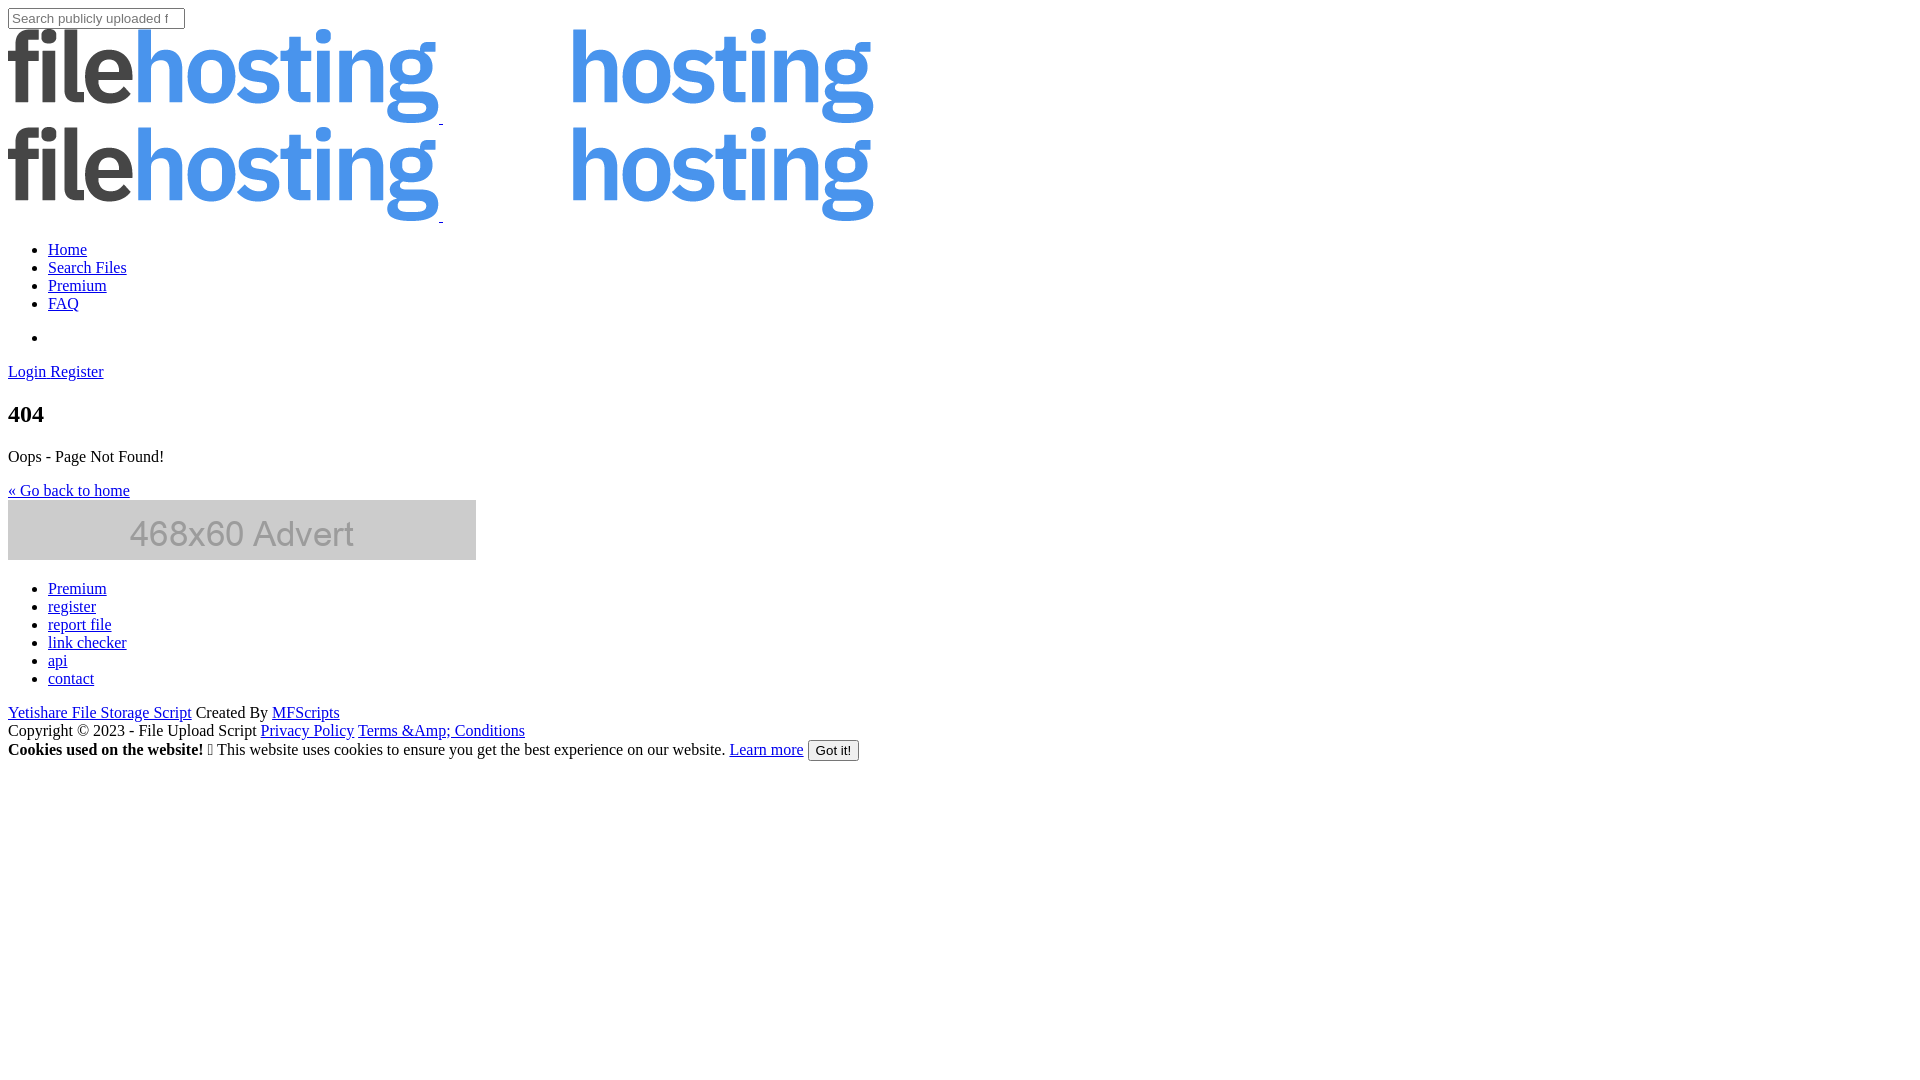 This screenshot has width=1920, height=1080. What do you see at coordinates (765, 749) in the screenshot?
I see `'Learn more'` at bounding box center [765, 749].